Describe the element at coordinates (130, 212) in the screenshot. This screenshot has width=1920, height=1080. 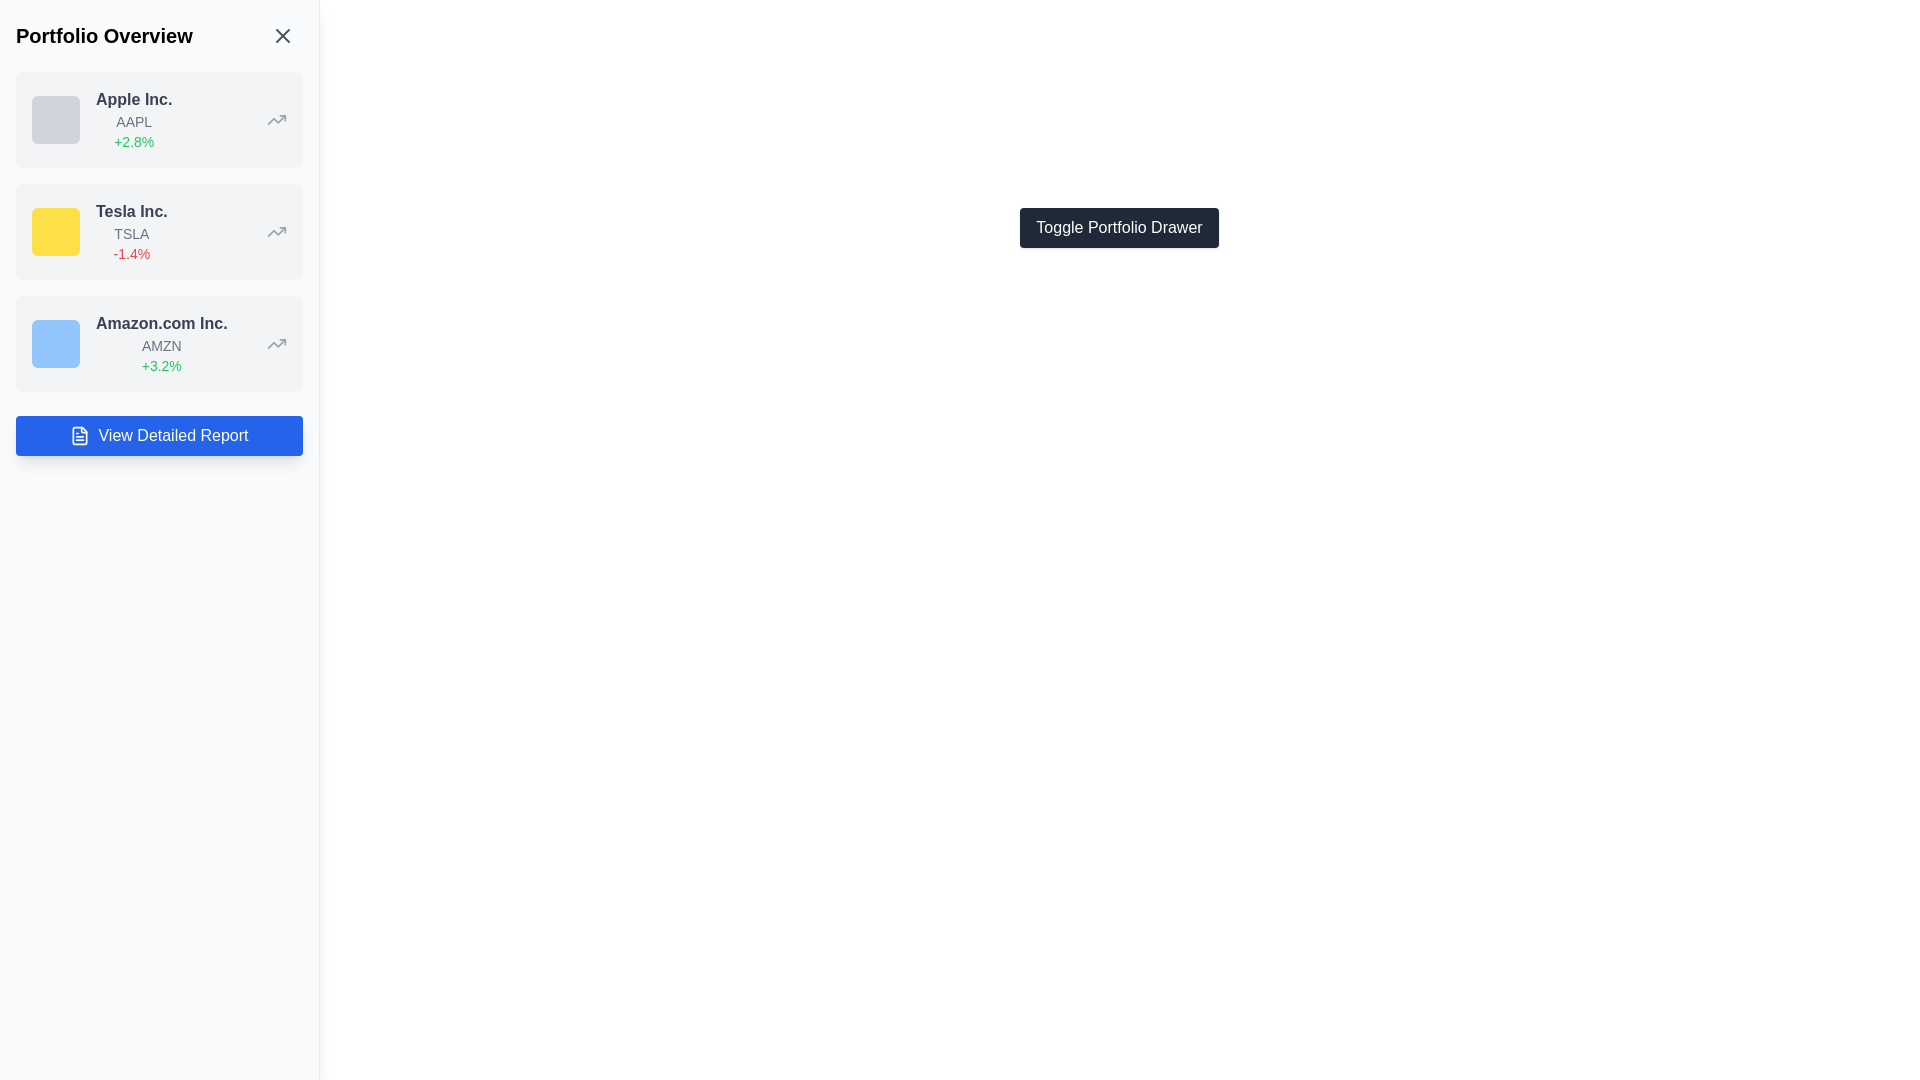
I see `the text label displaying 'Tesla Inc.' in bold gray font, located at the top of the Tesla card in the mid-tier of a vertical list of company cards` at that location.